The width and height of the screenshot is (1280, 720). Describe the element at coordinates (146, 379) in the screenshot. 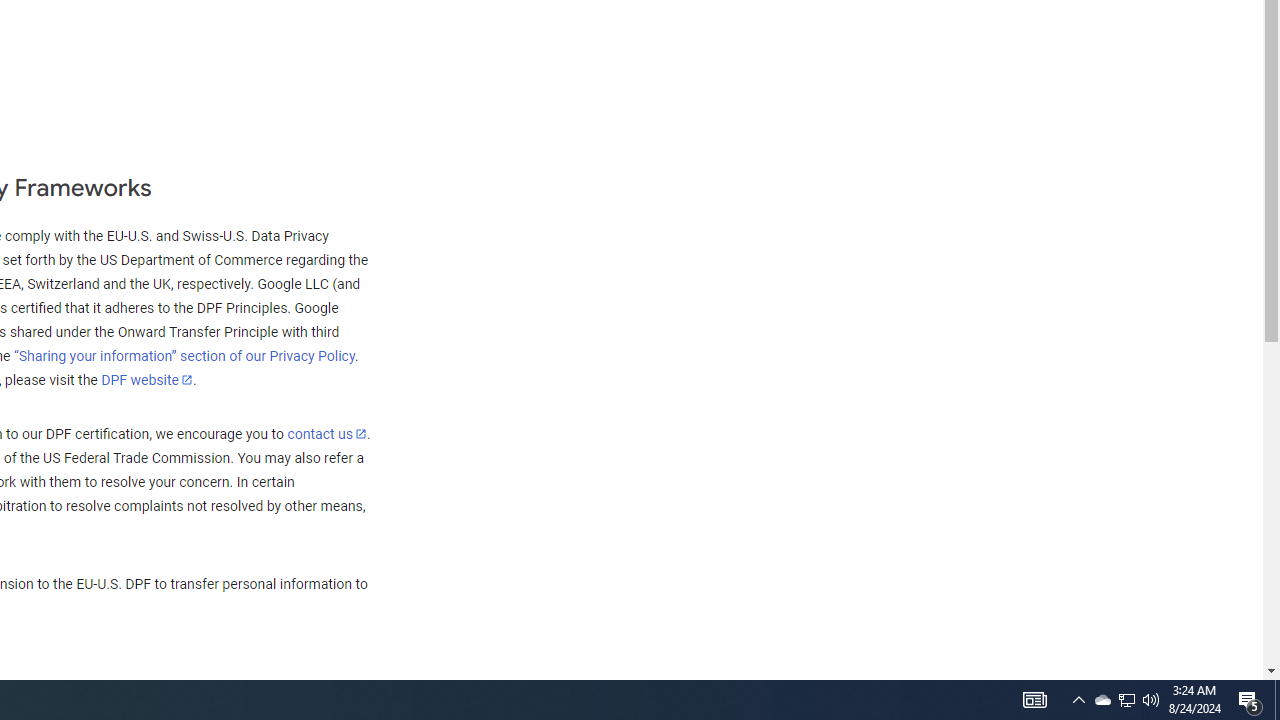

I see `'DPF website'` at that location.